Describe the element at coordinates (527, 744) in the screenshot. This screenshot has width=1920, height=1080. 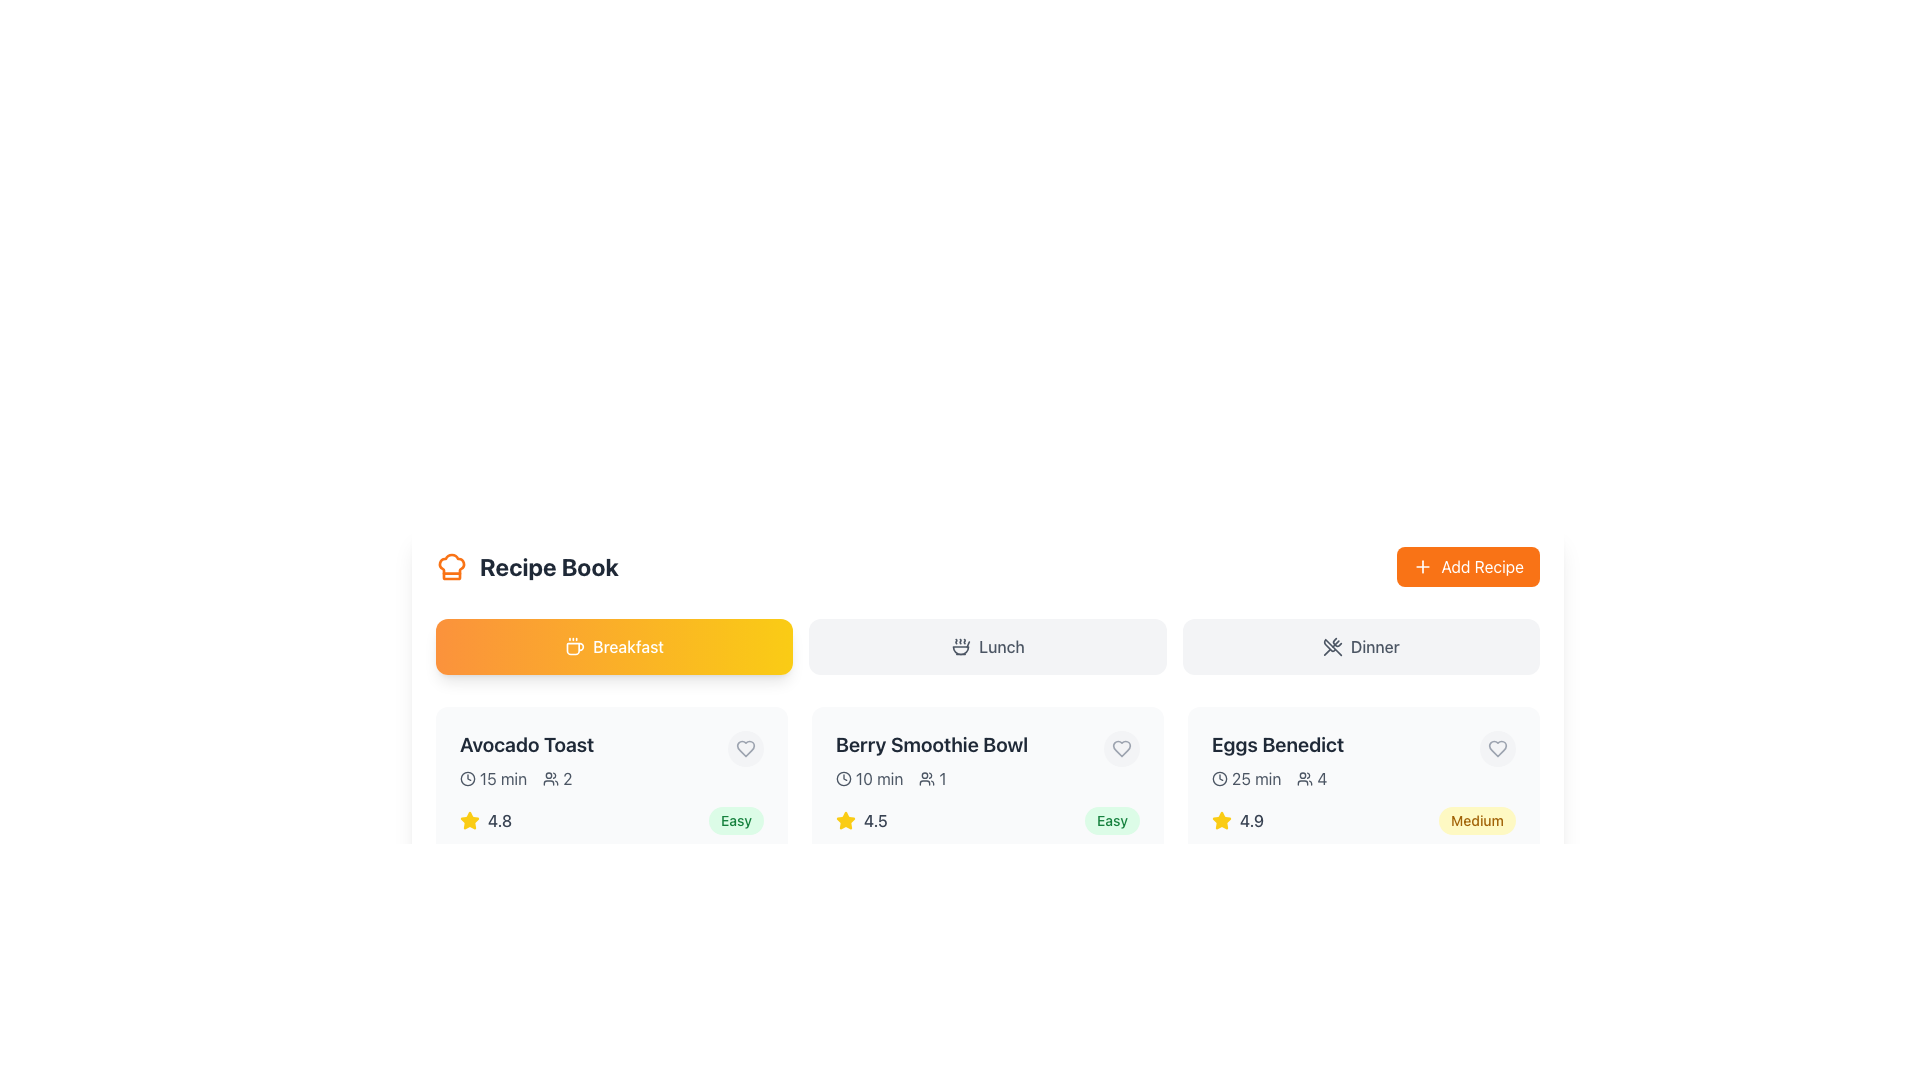
I see `the text label displaying 'Avocado Toast', which is in bold and dark gray font, located at the top of the recipe card component` at that location.